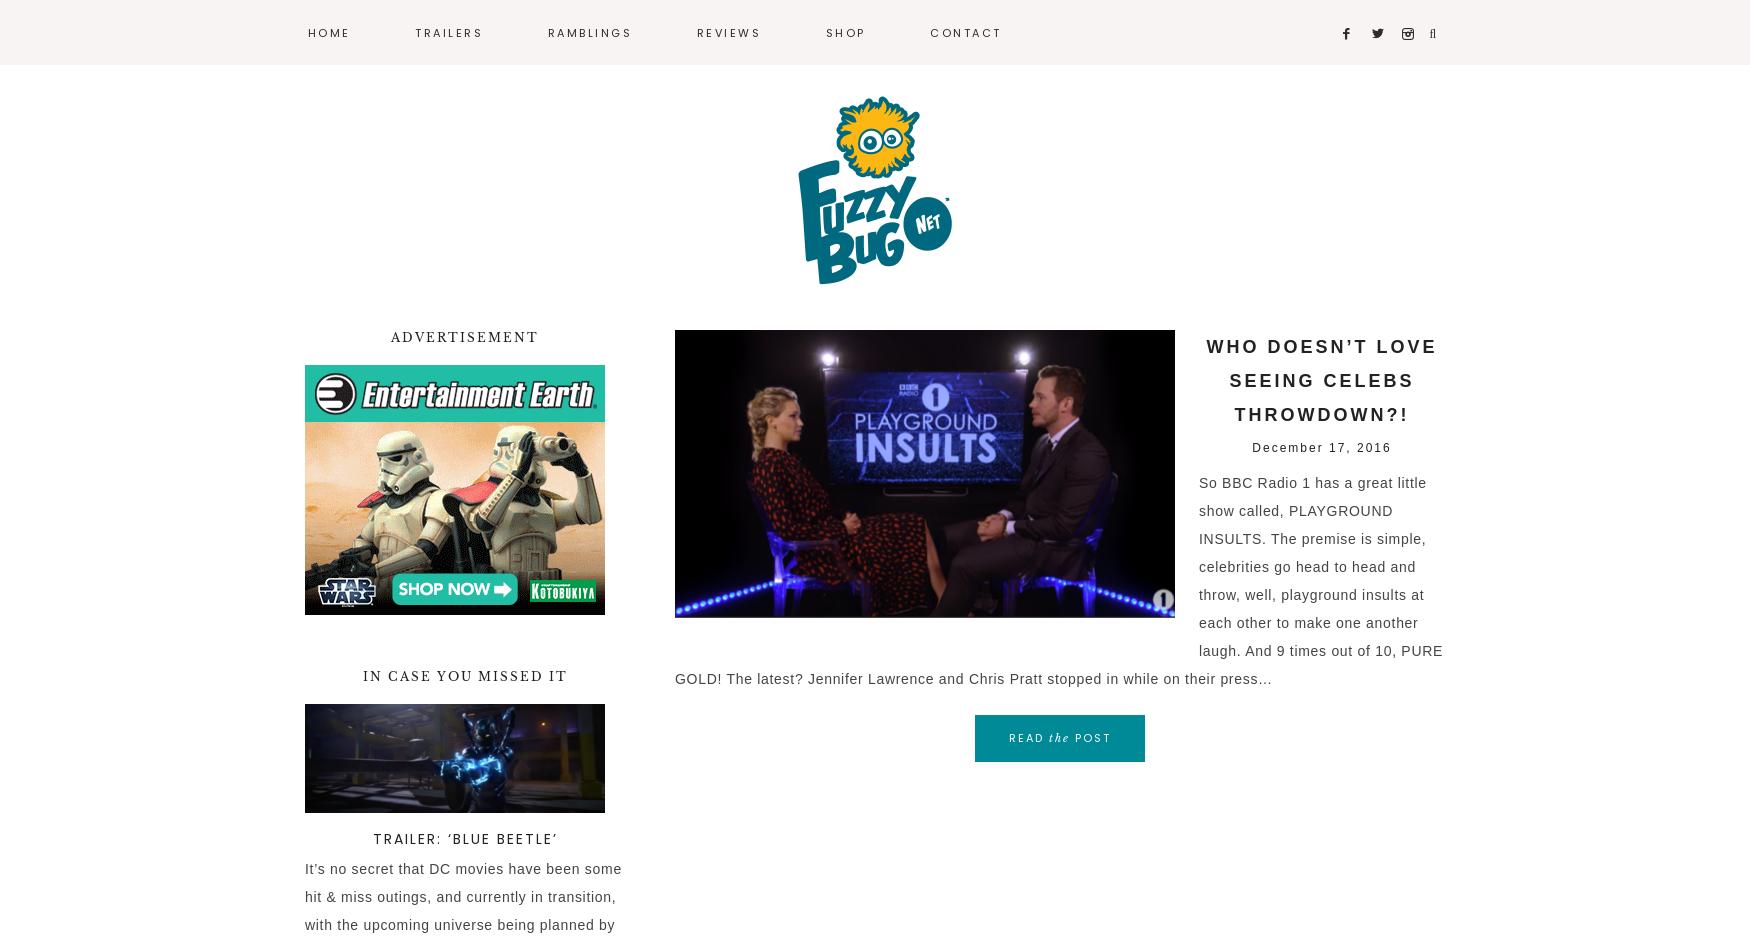  Describe the element at coordinates (567, 95) in the screenshot. I see `'Movies'` at that location.